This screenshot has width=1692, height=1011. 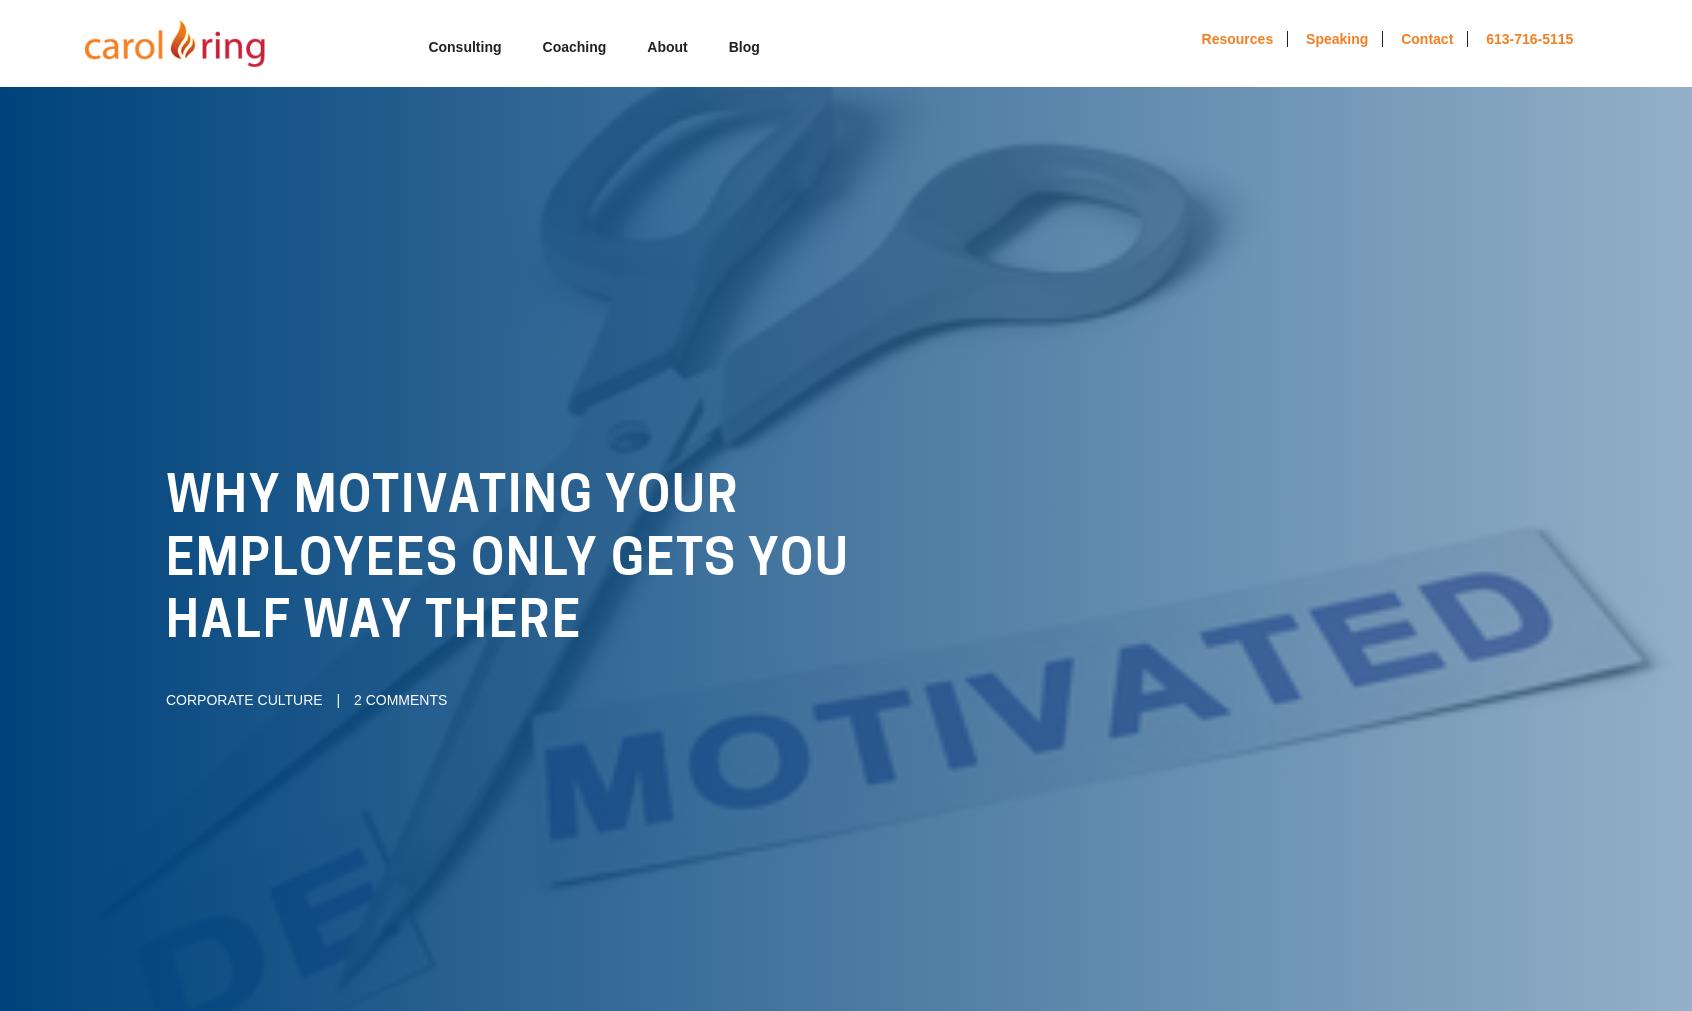 I want to click on 'Why Motivating Your Employees Only Gets You Half Way There', so click(x=507, y=556).